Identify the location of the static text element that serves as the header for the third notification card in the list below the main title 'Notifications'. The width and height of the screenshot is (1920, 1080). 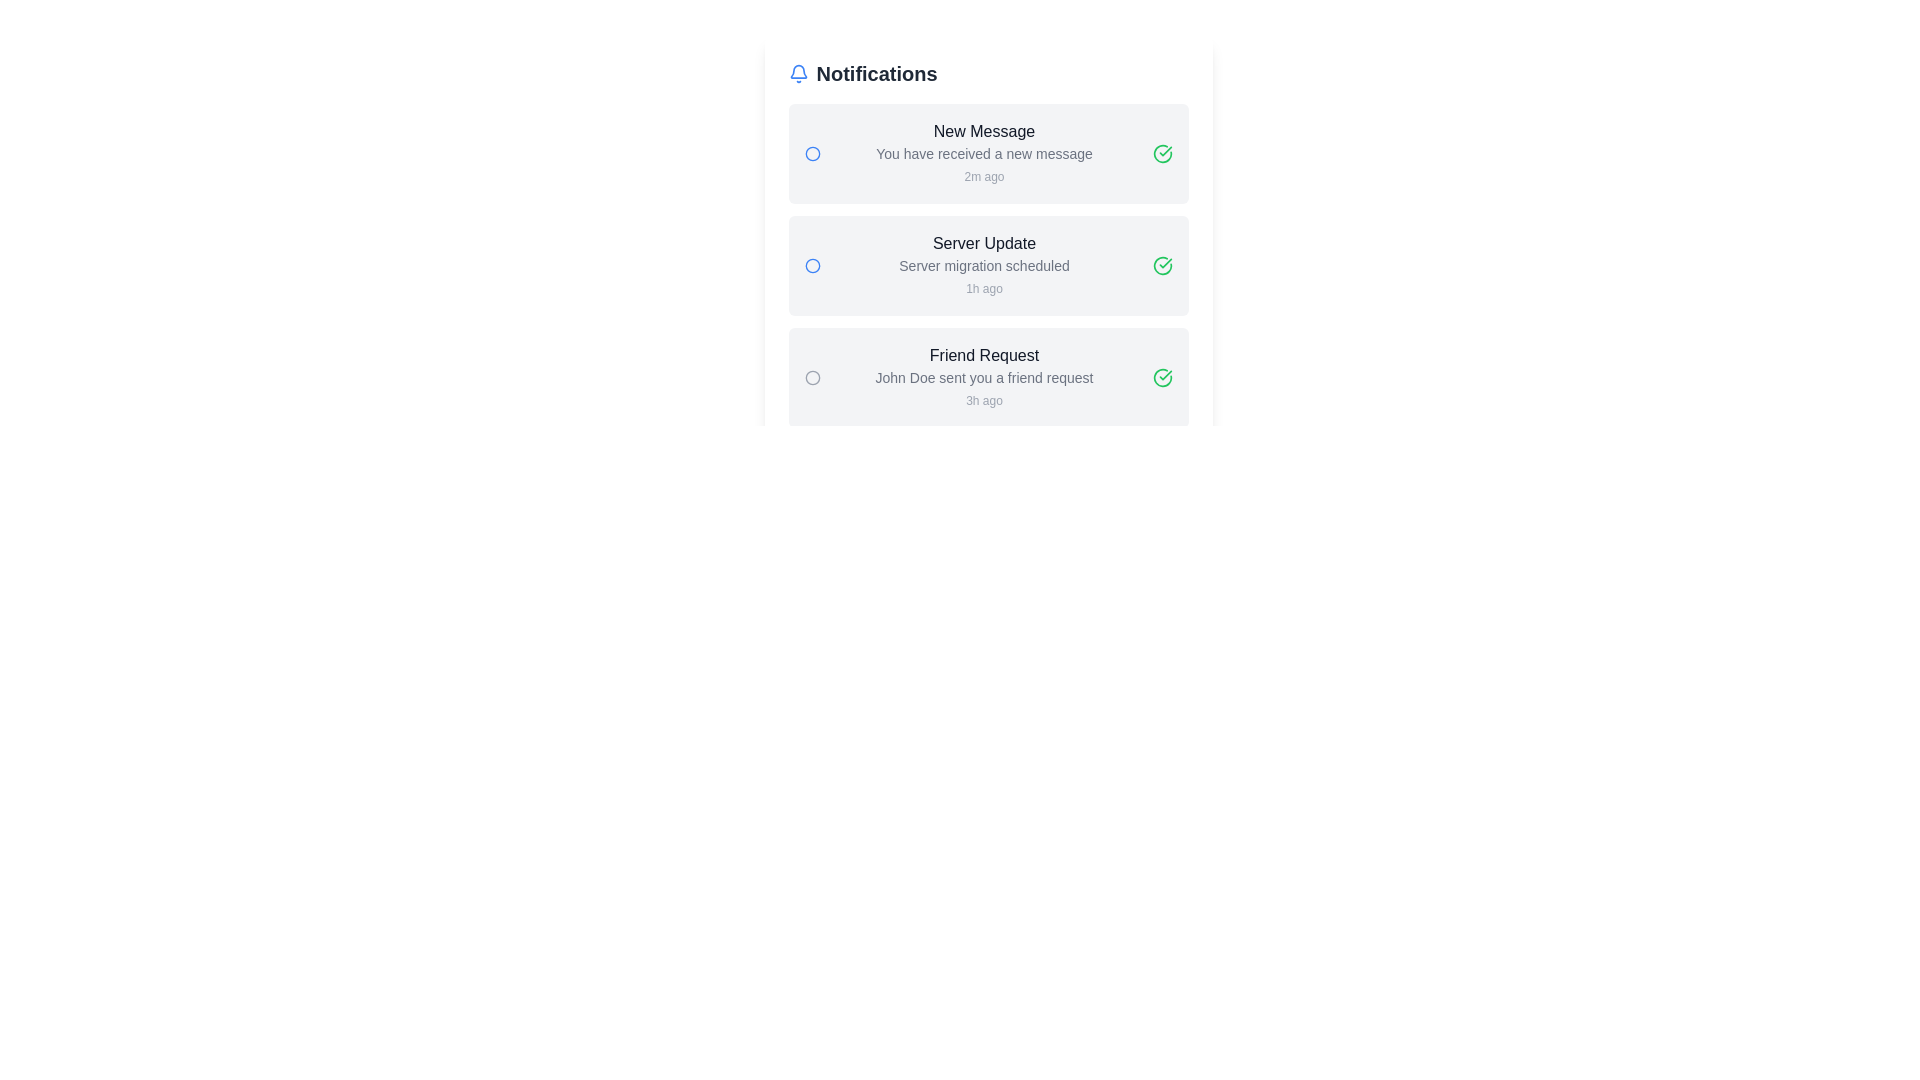
(984, 354).